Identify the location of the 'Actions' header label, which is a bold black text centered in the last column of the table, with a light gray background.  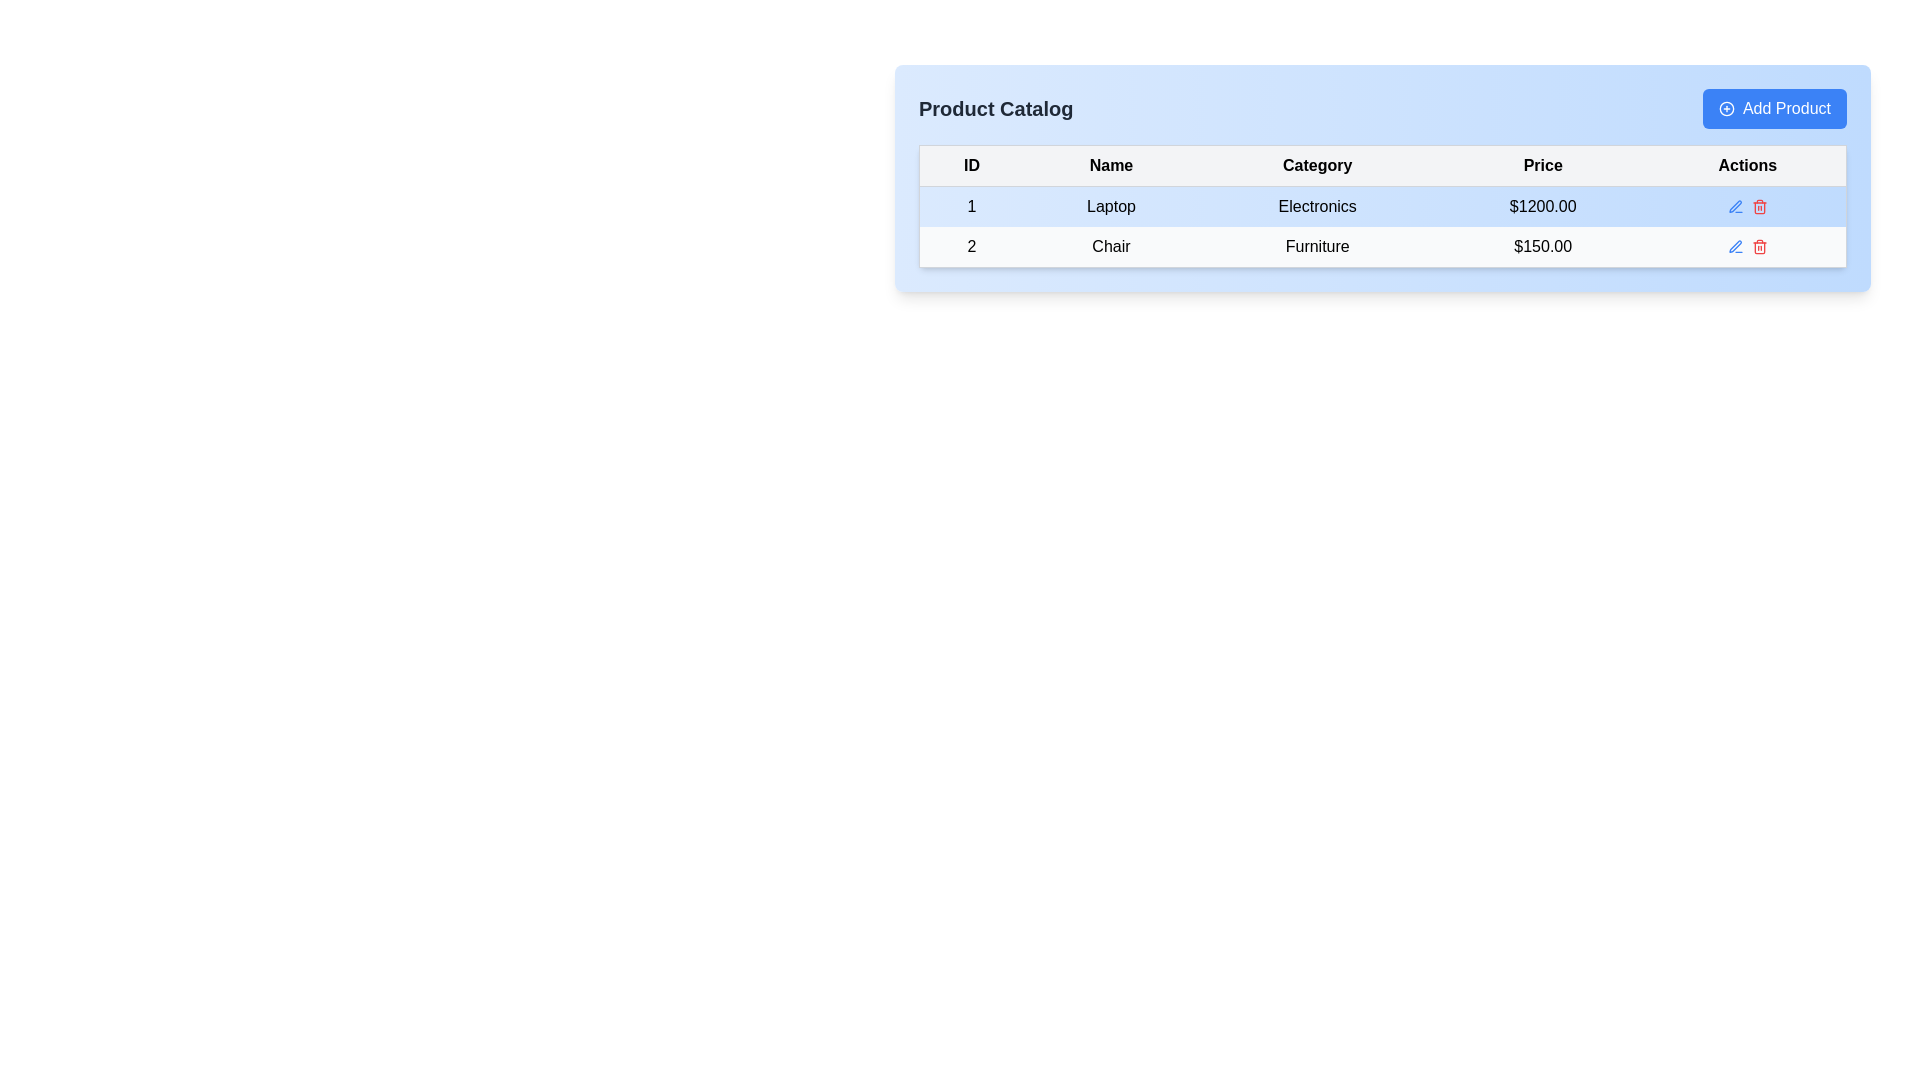
(1747, 164).